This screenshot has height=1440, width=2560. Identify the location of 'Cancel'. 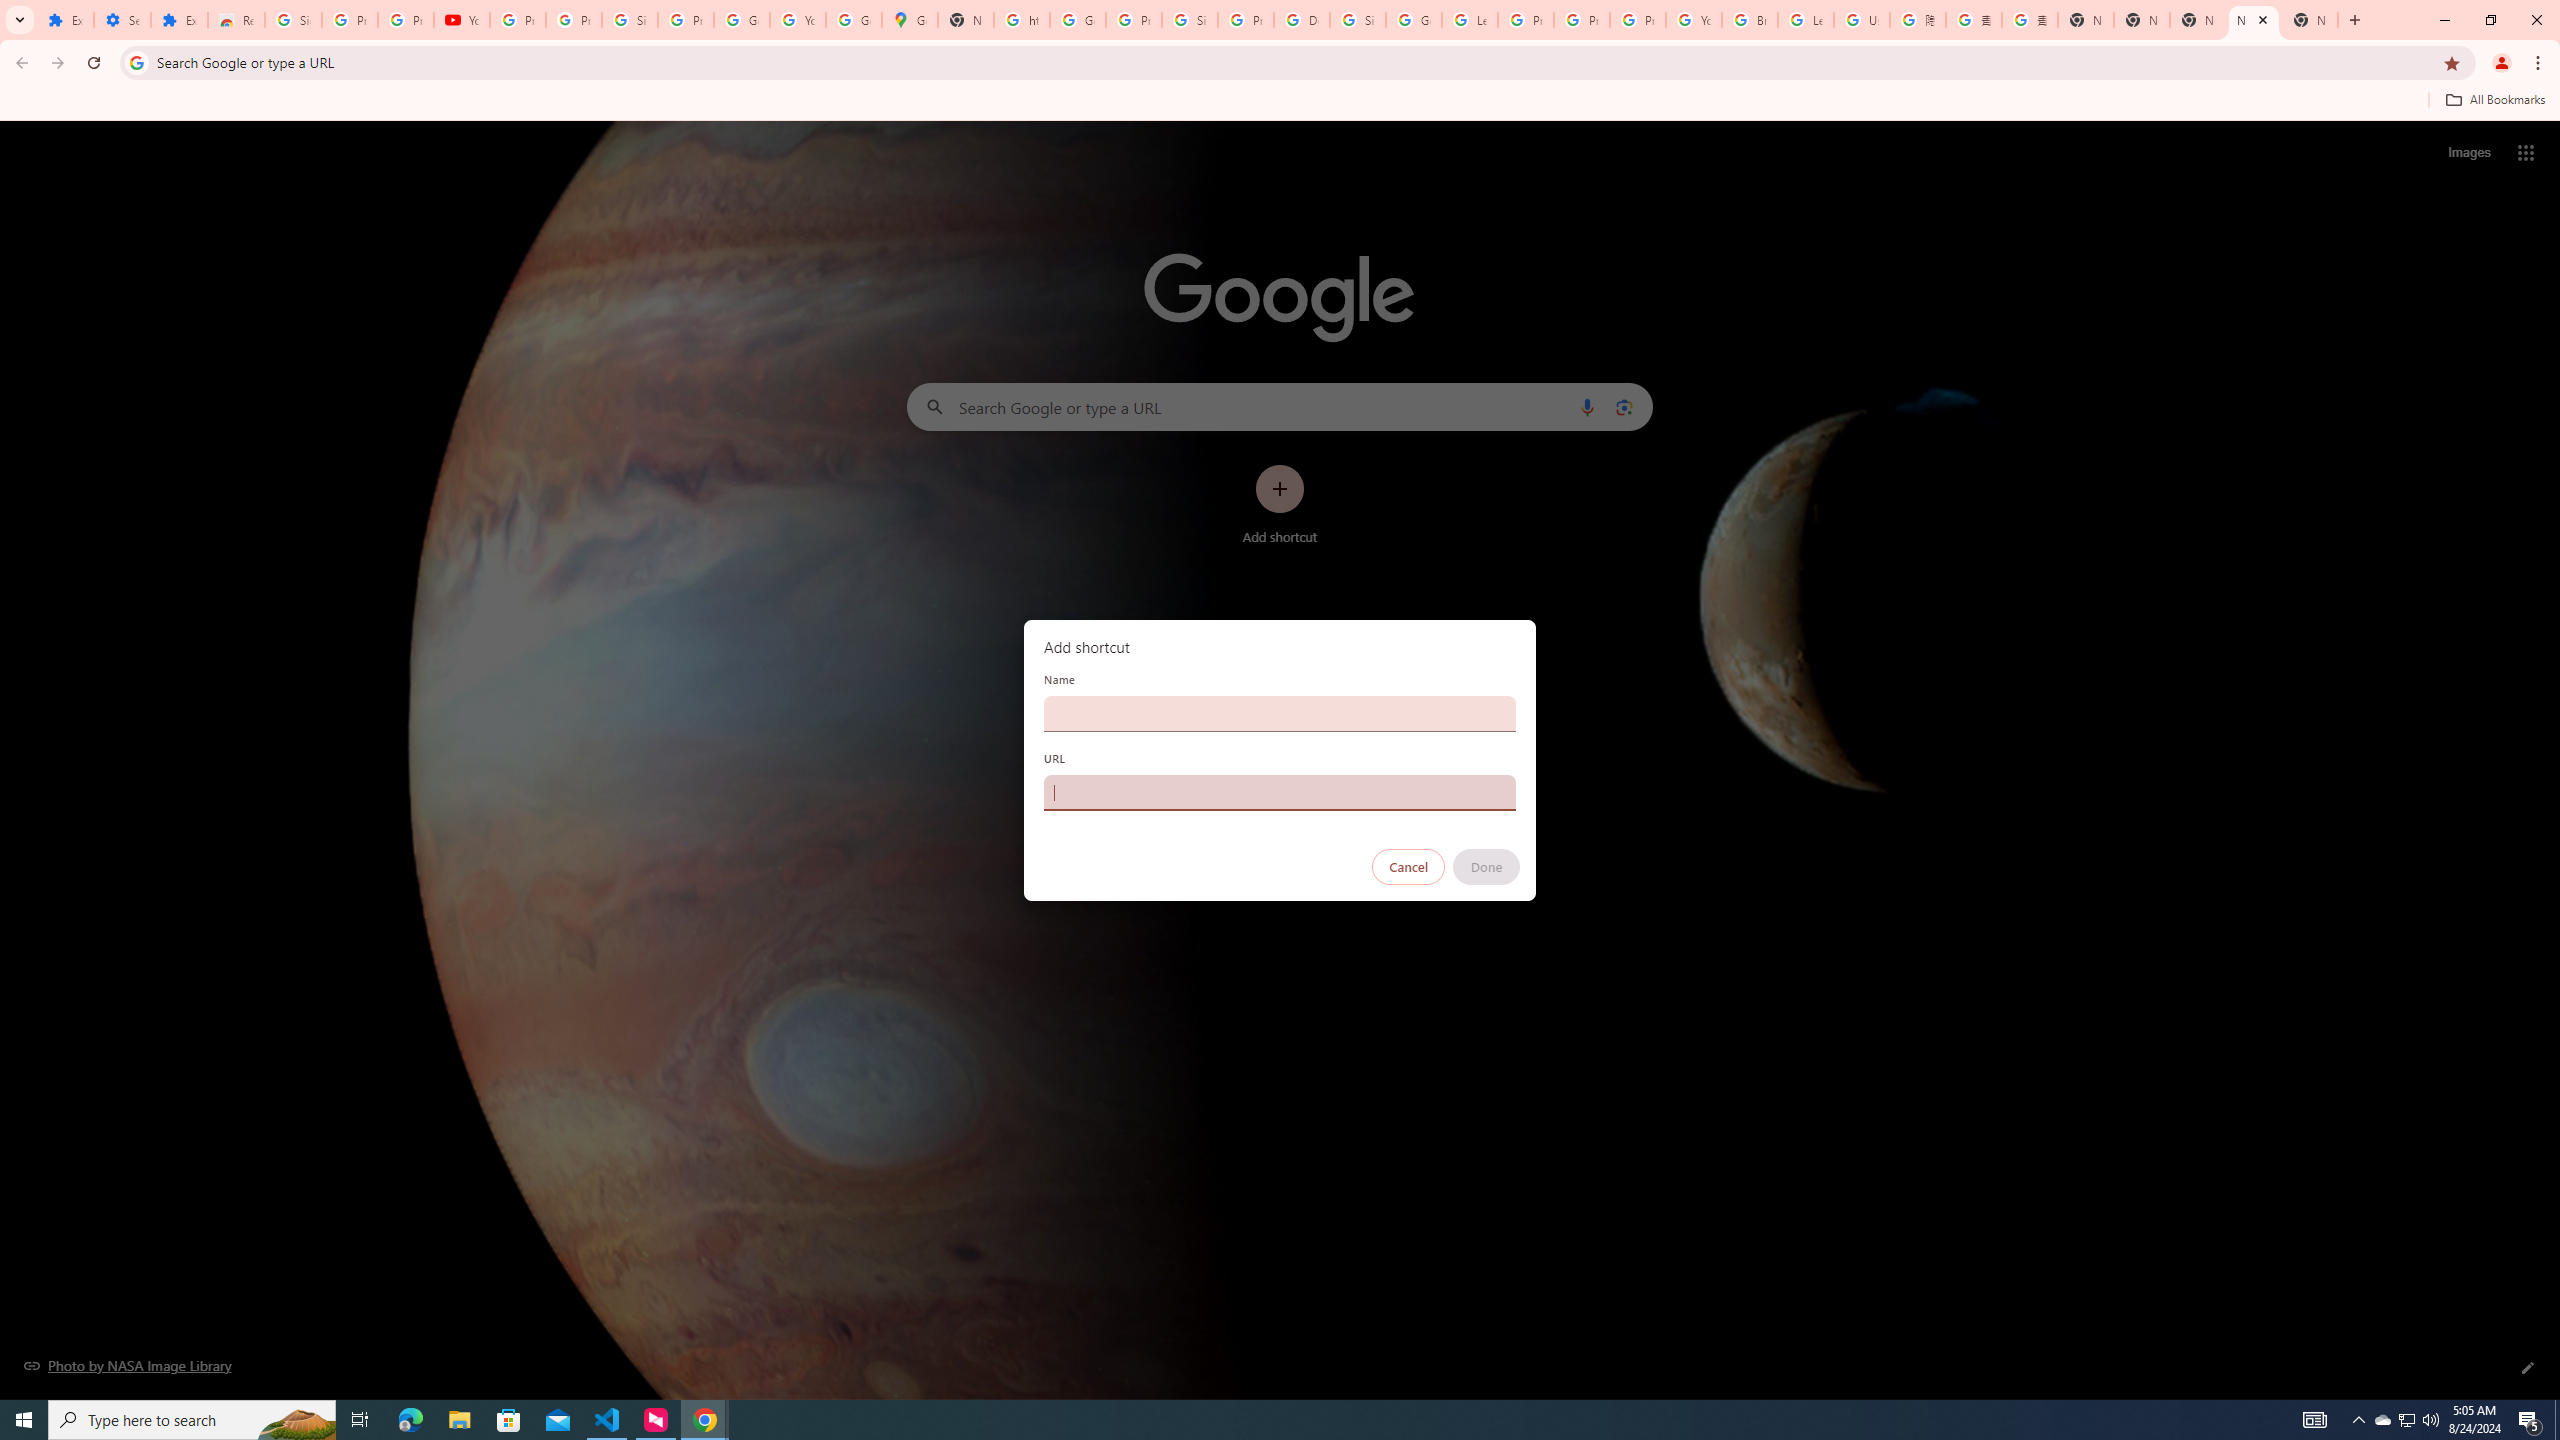
(1409, 866).